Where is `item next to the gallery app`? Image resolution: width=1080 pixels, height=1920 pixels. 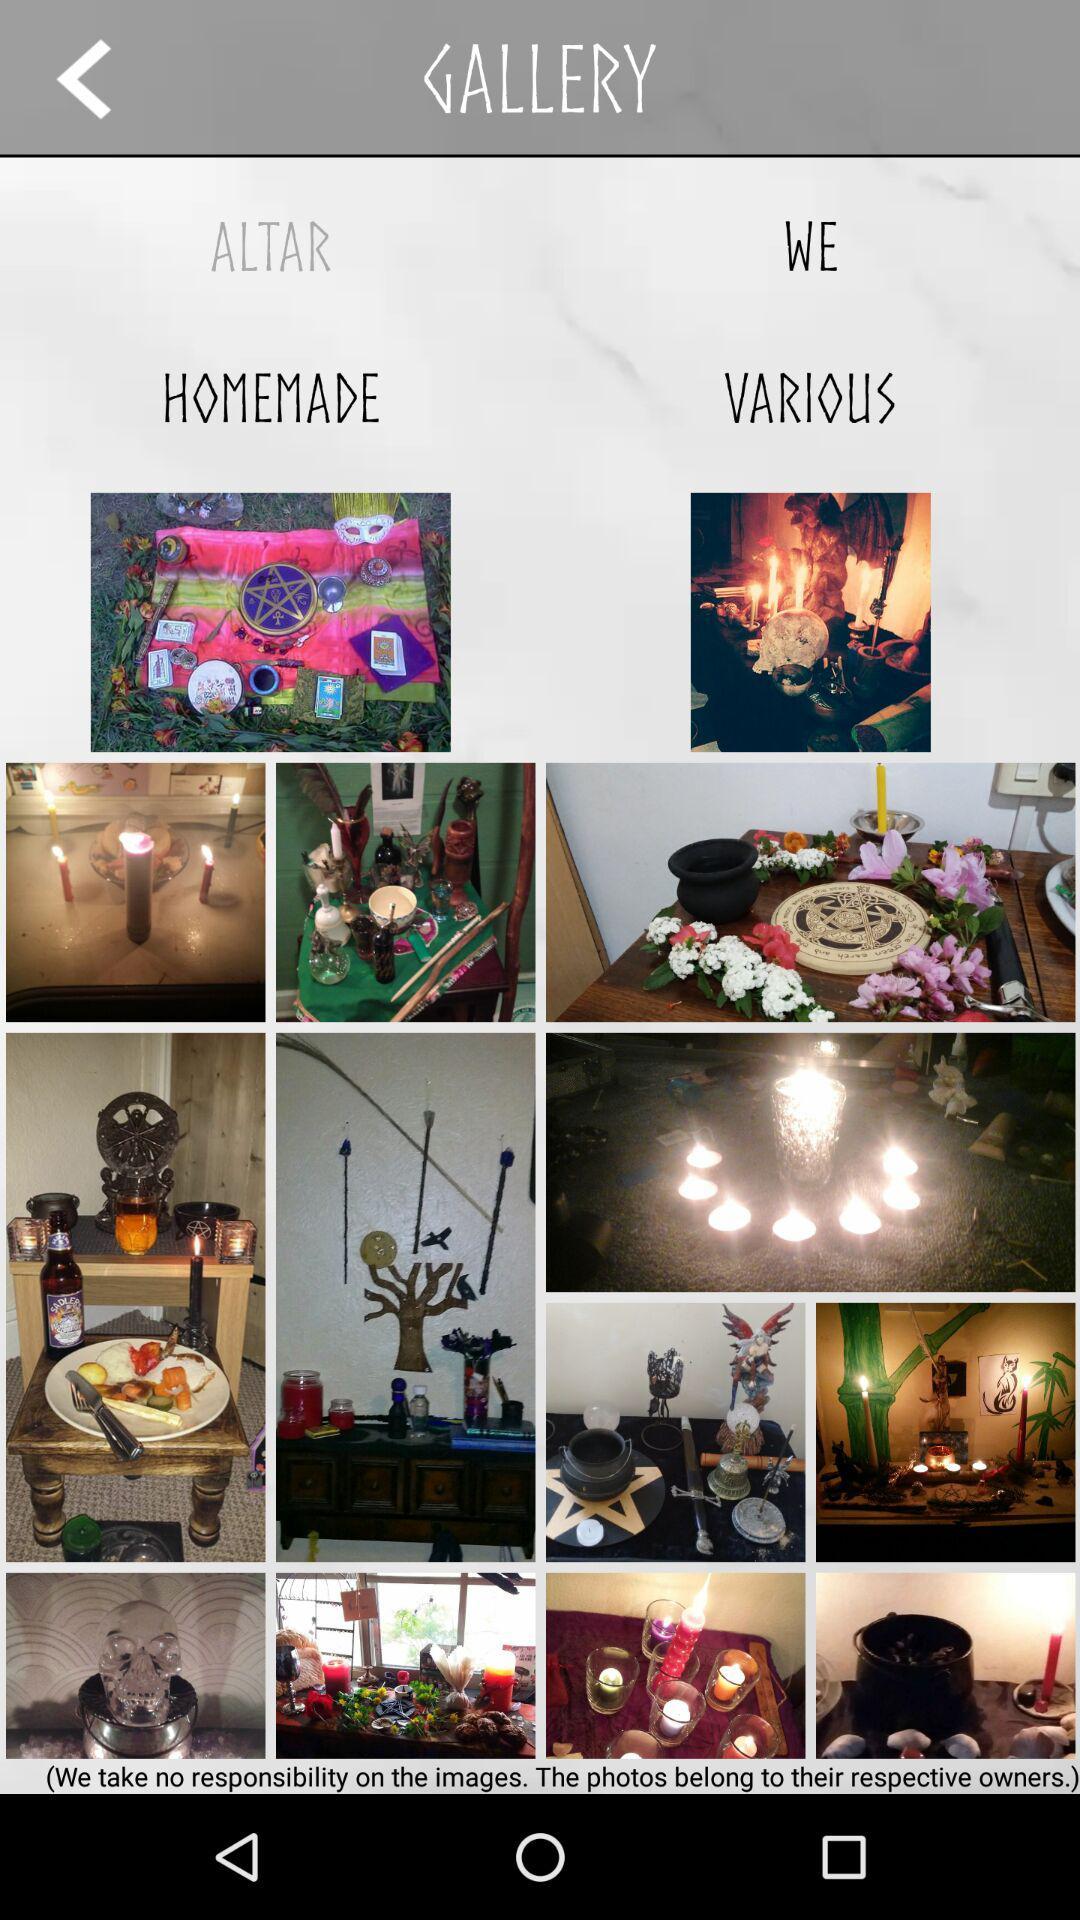 item next to the gallery app is located at coordinates (102, 78).